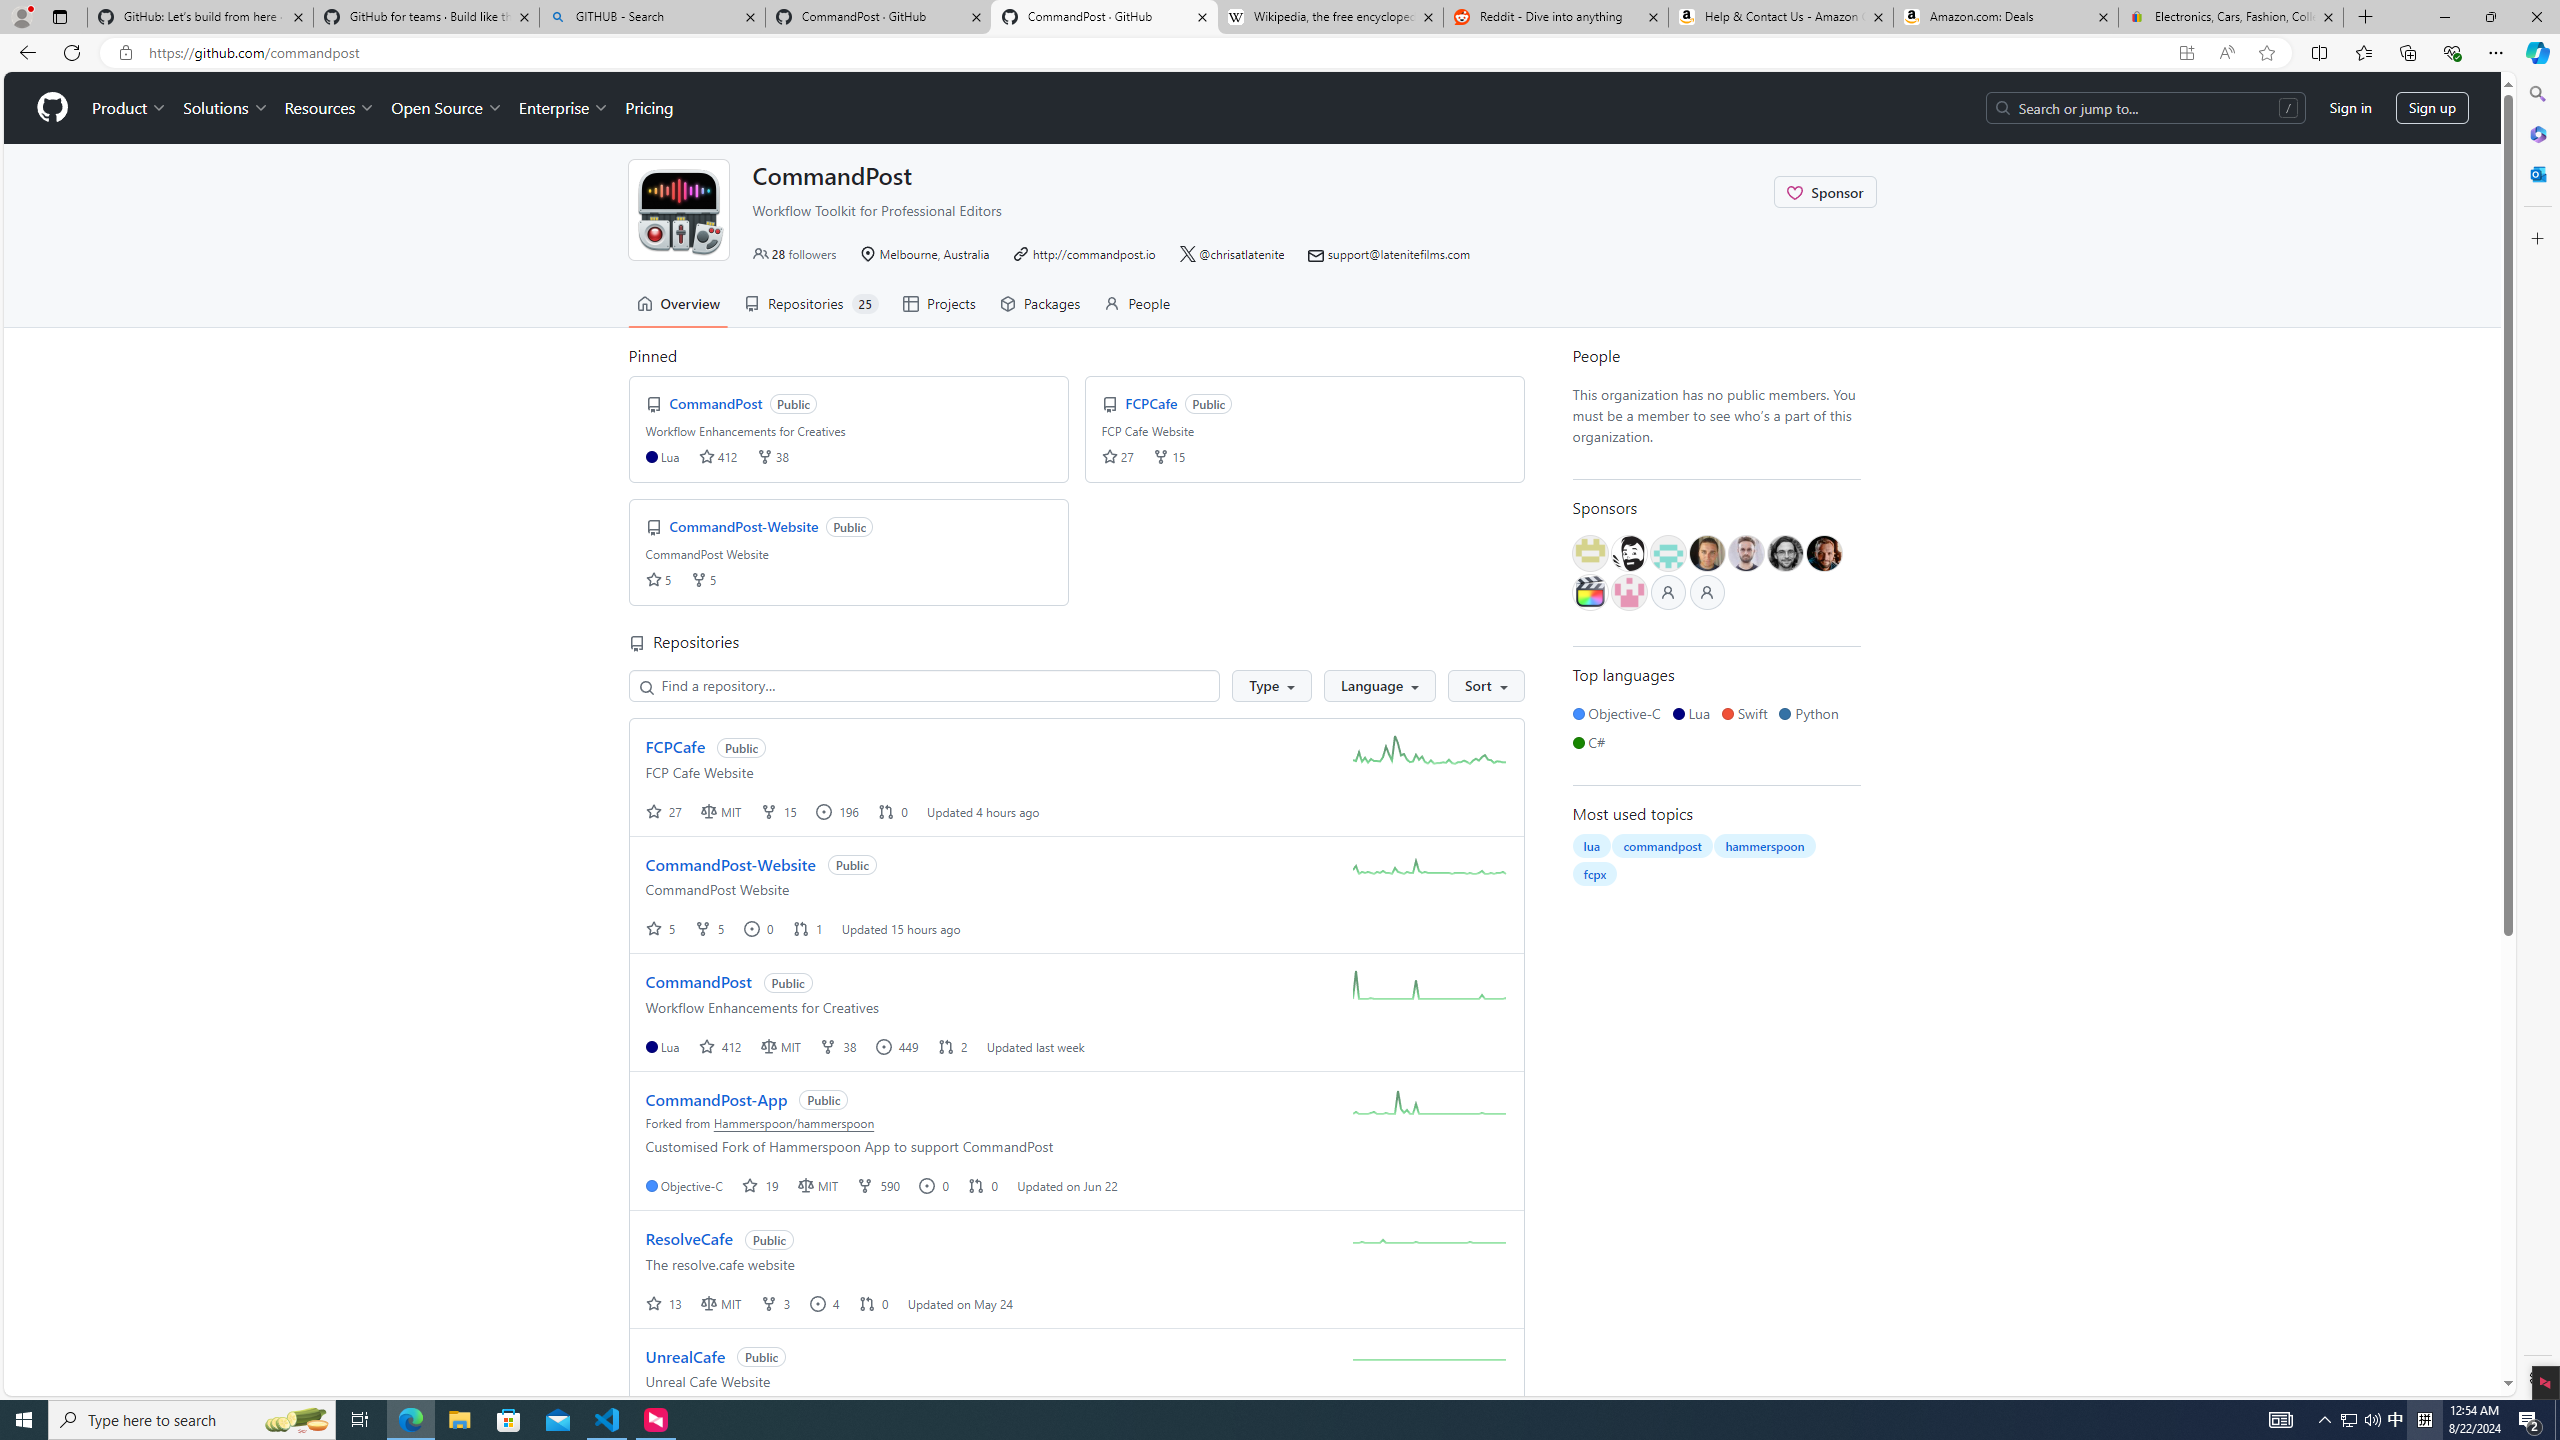 The height and width of the screenshot is (1440, 2560). Describe the element at coordinates (811, 303) in the screenshot. I see `'Repositories 25'` at that location.